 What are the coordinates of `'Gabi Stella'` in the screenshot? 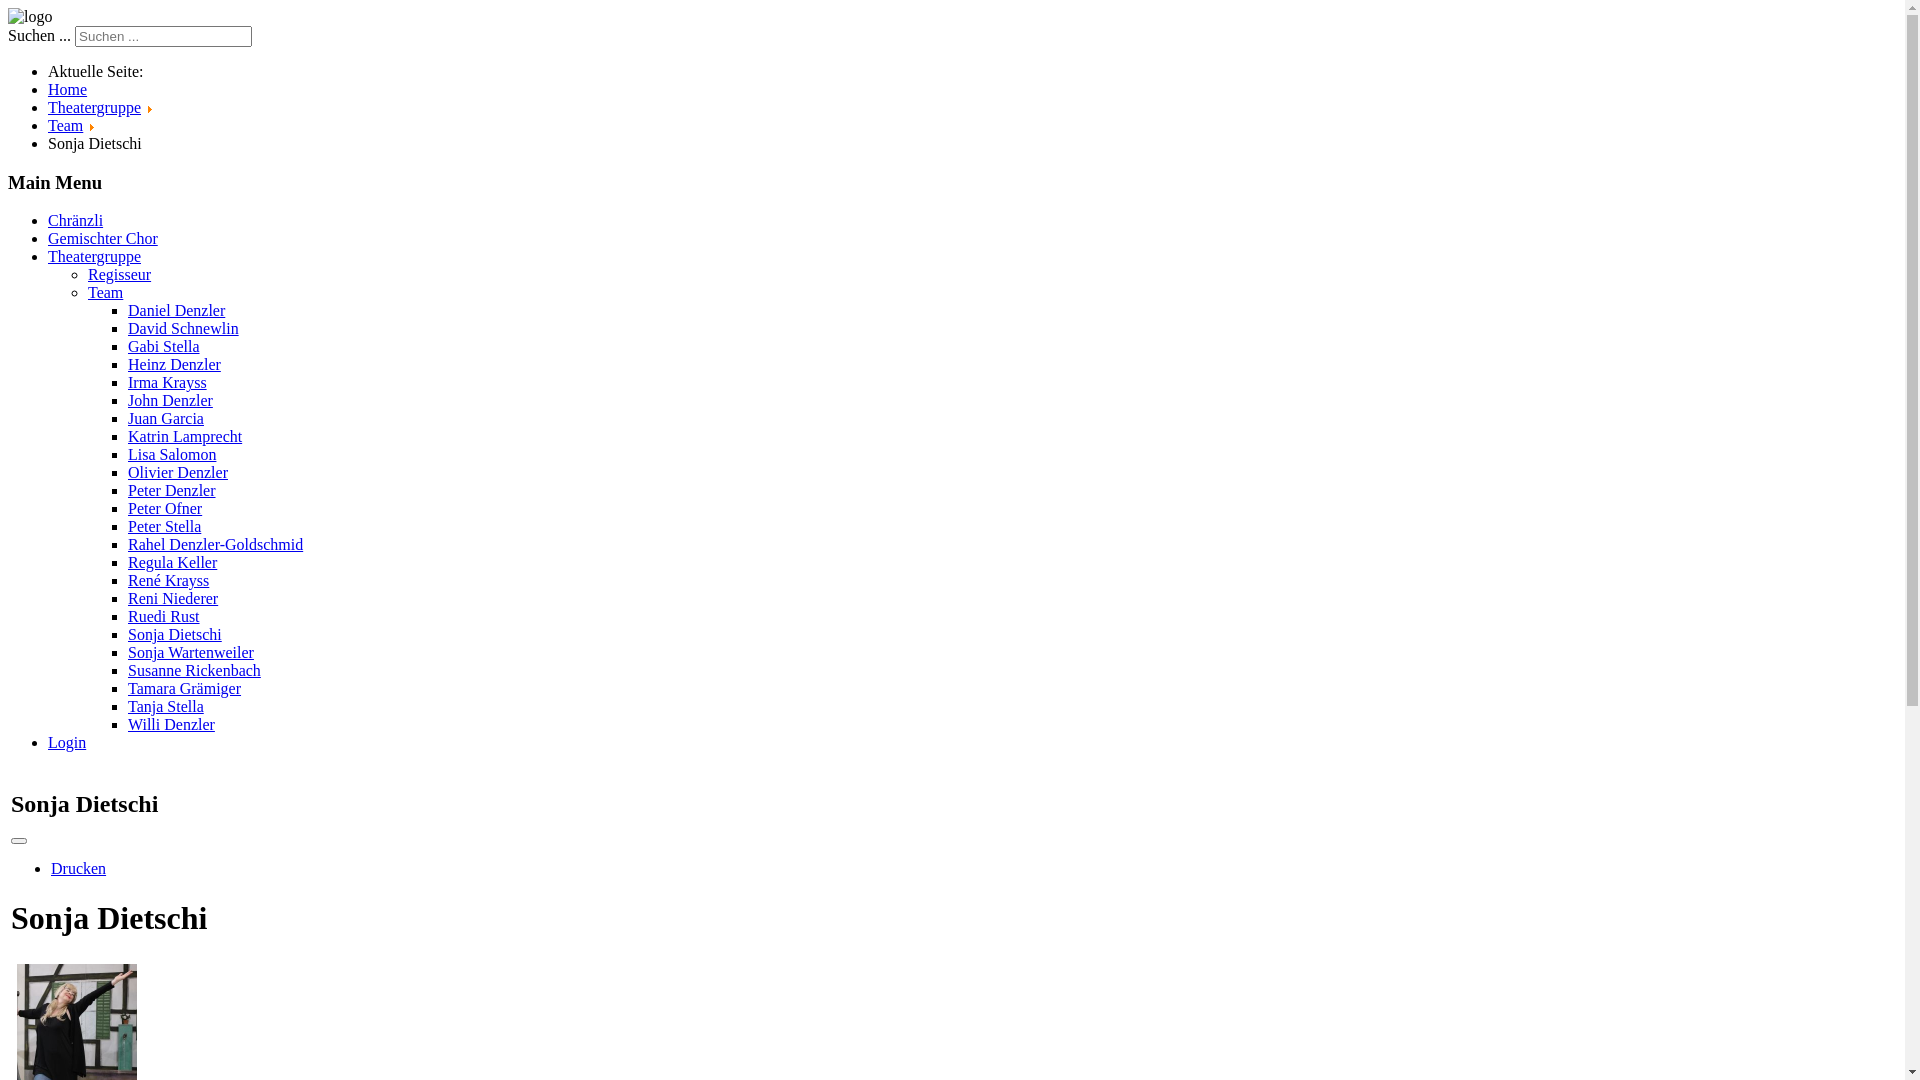 It's located at (163, 345).